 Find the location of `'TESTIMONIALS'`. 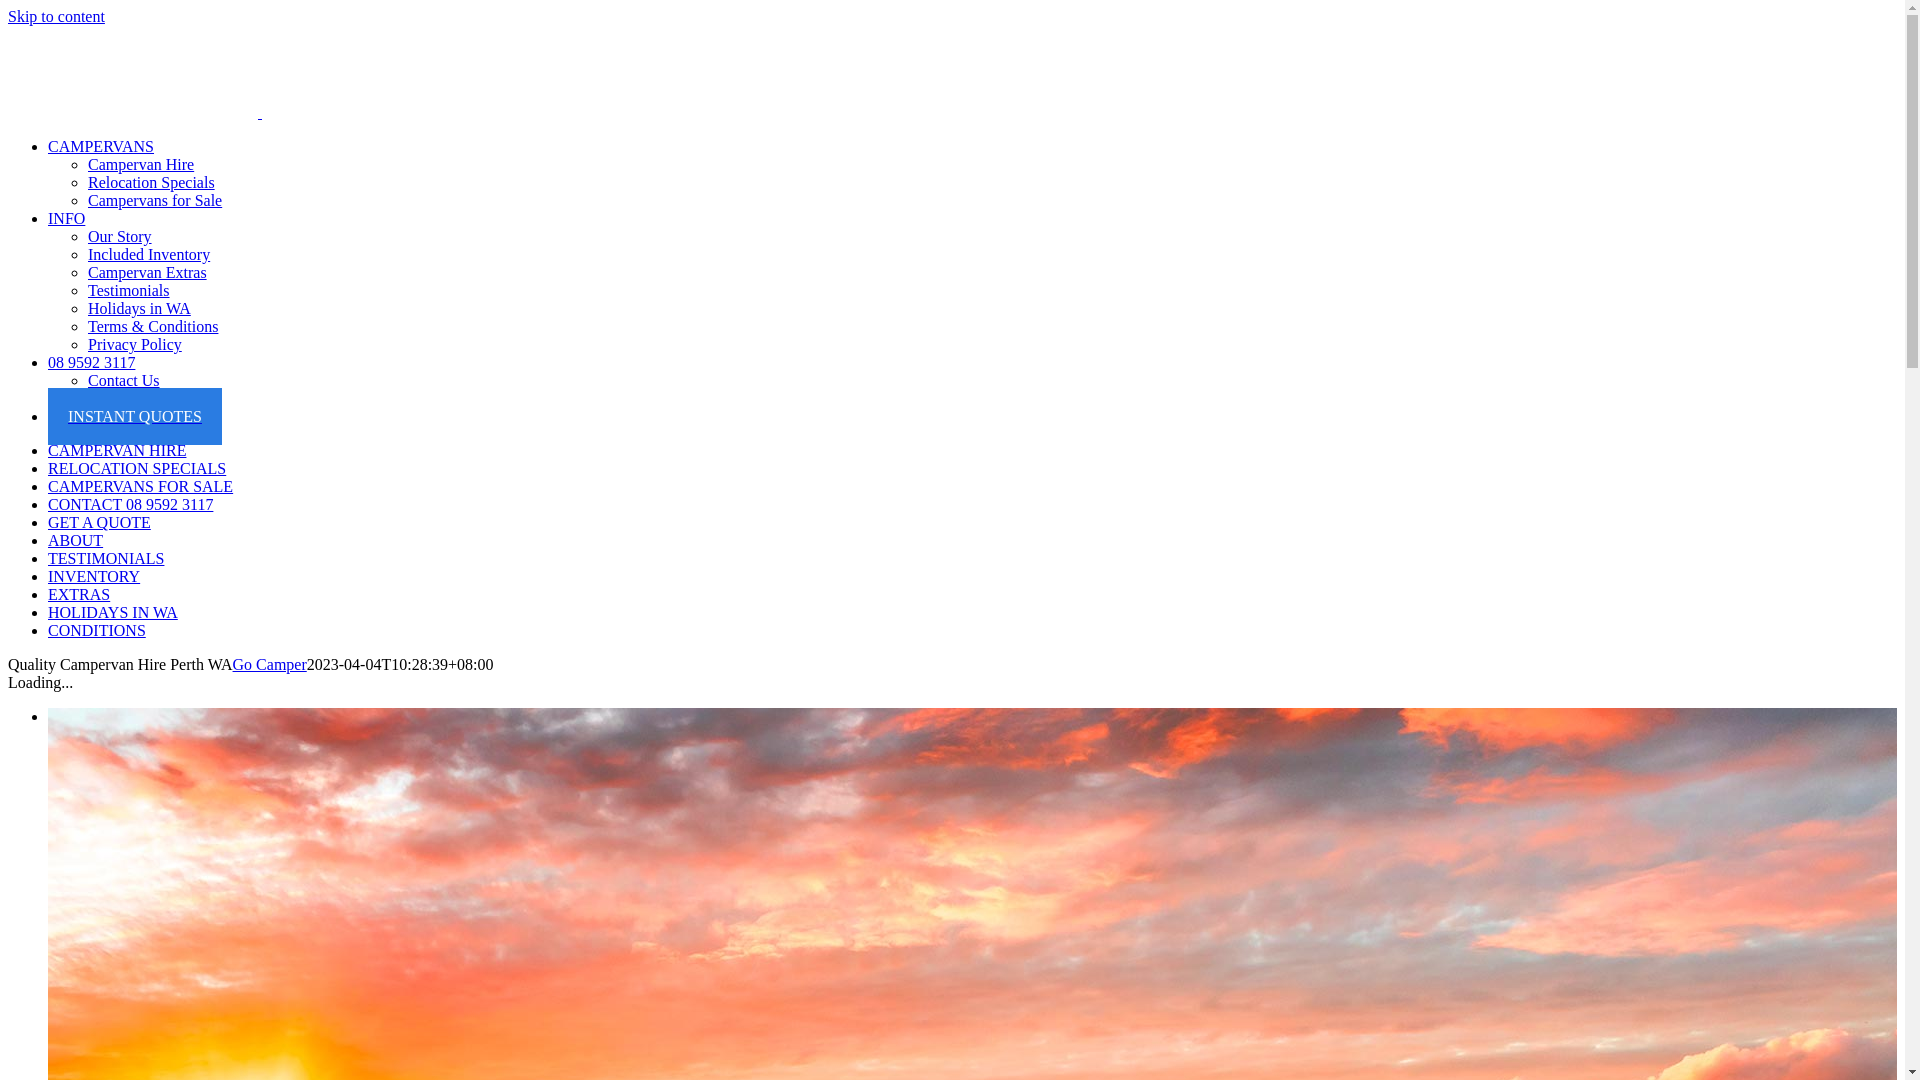

'TESTIMONIALS' is located at coordinates (104, 558).